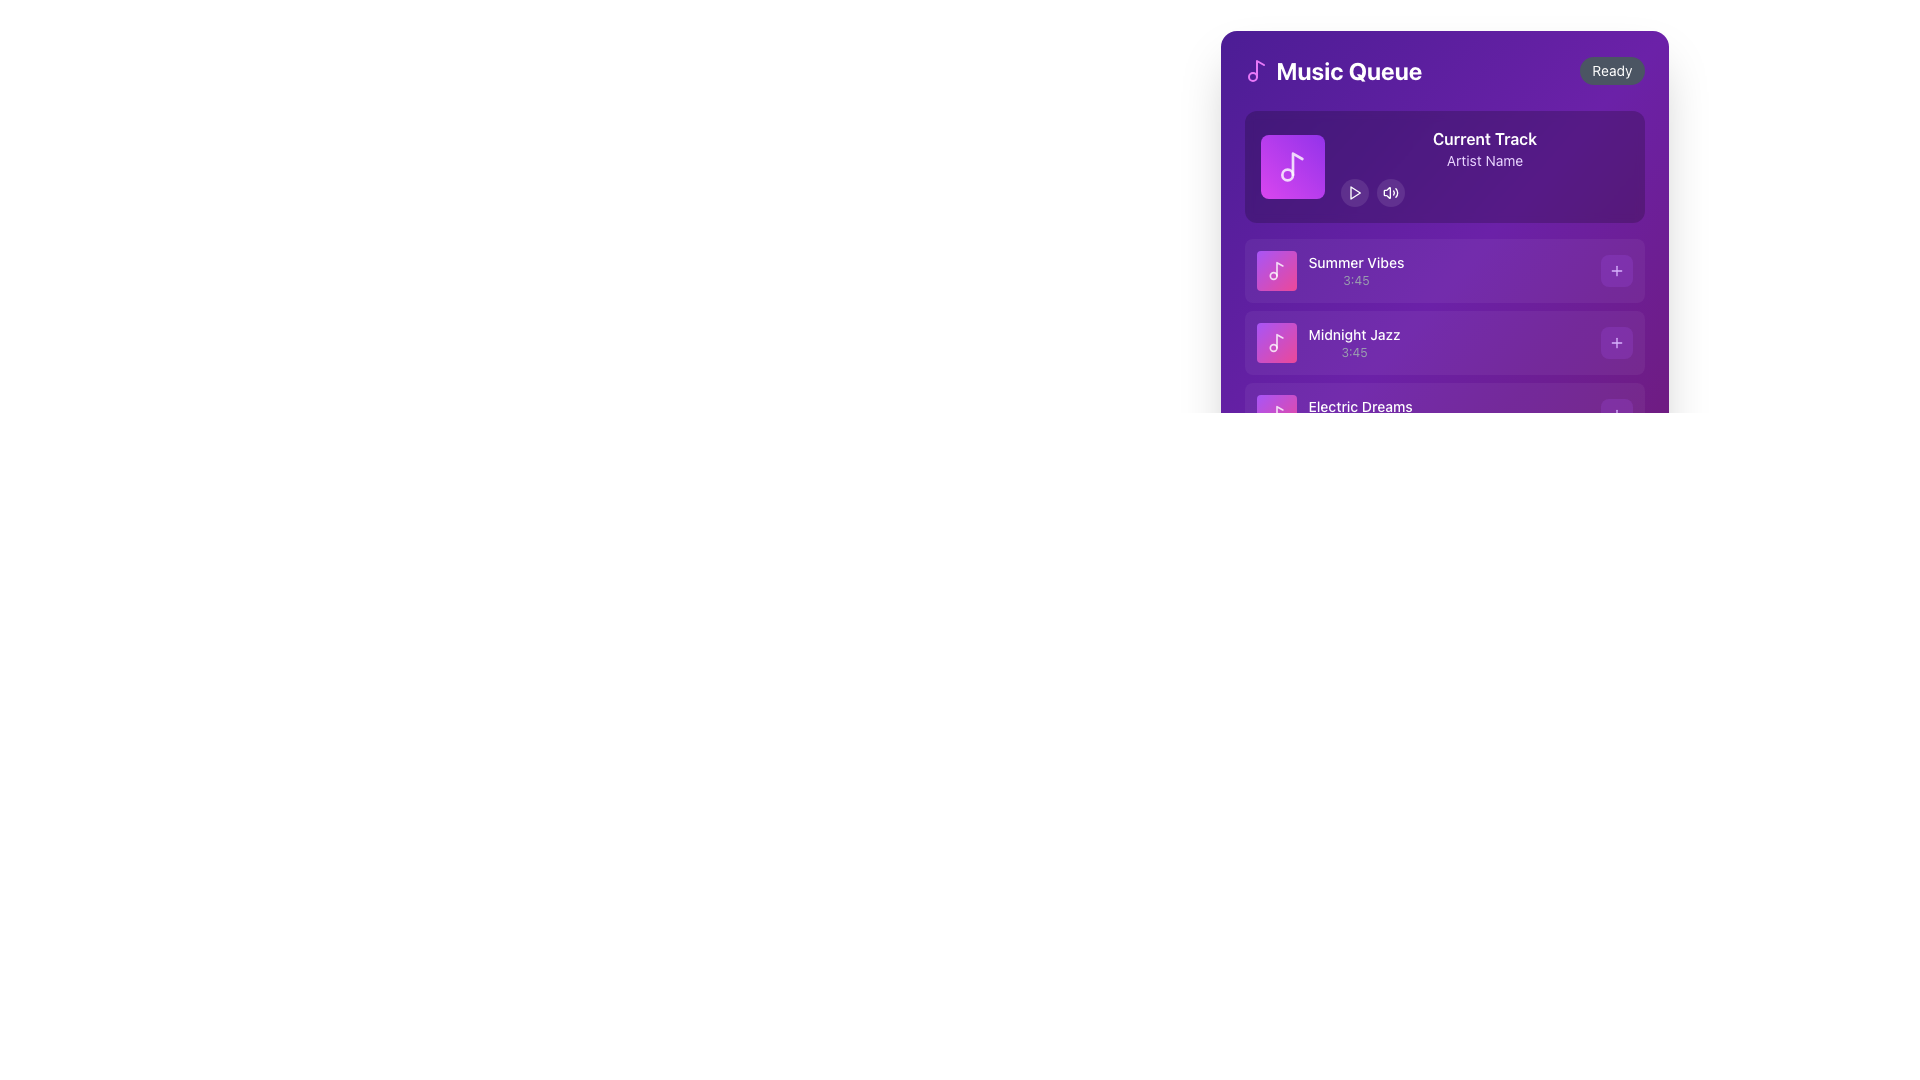 Image resolution: width=1920 pixels, height=1080 pixels. Describe the element at coordinates (1287, 173) in the screenshot. I see `first Vector graphical component (circle) of the music-themed SVG illustration in the DOM` at that location.